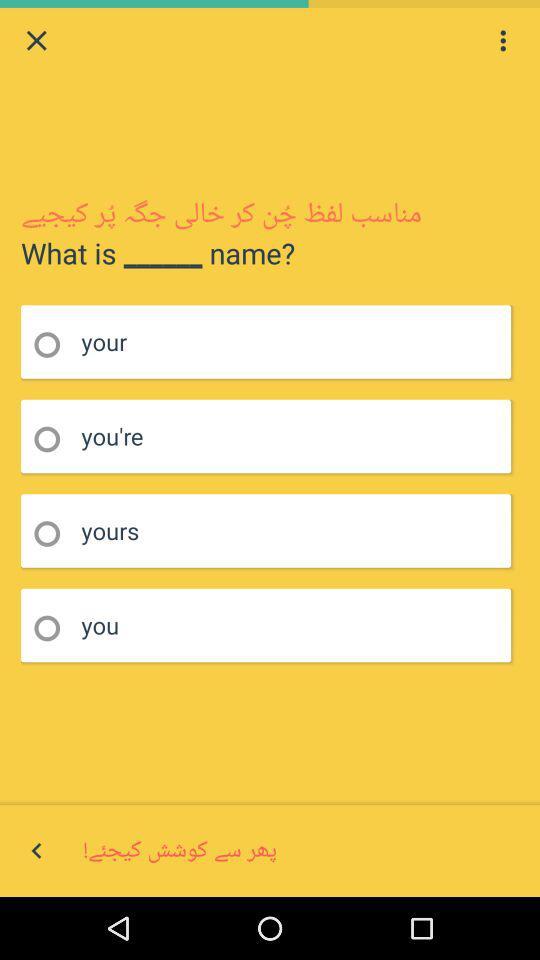 The image size is (540, 960). What do you see at coordinates (53, 439) in the screenshot?
I see `answer you 're` at bounding box center [53, 439].